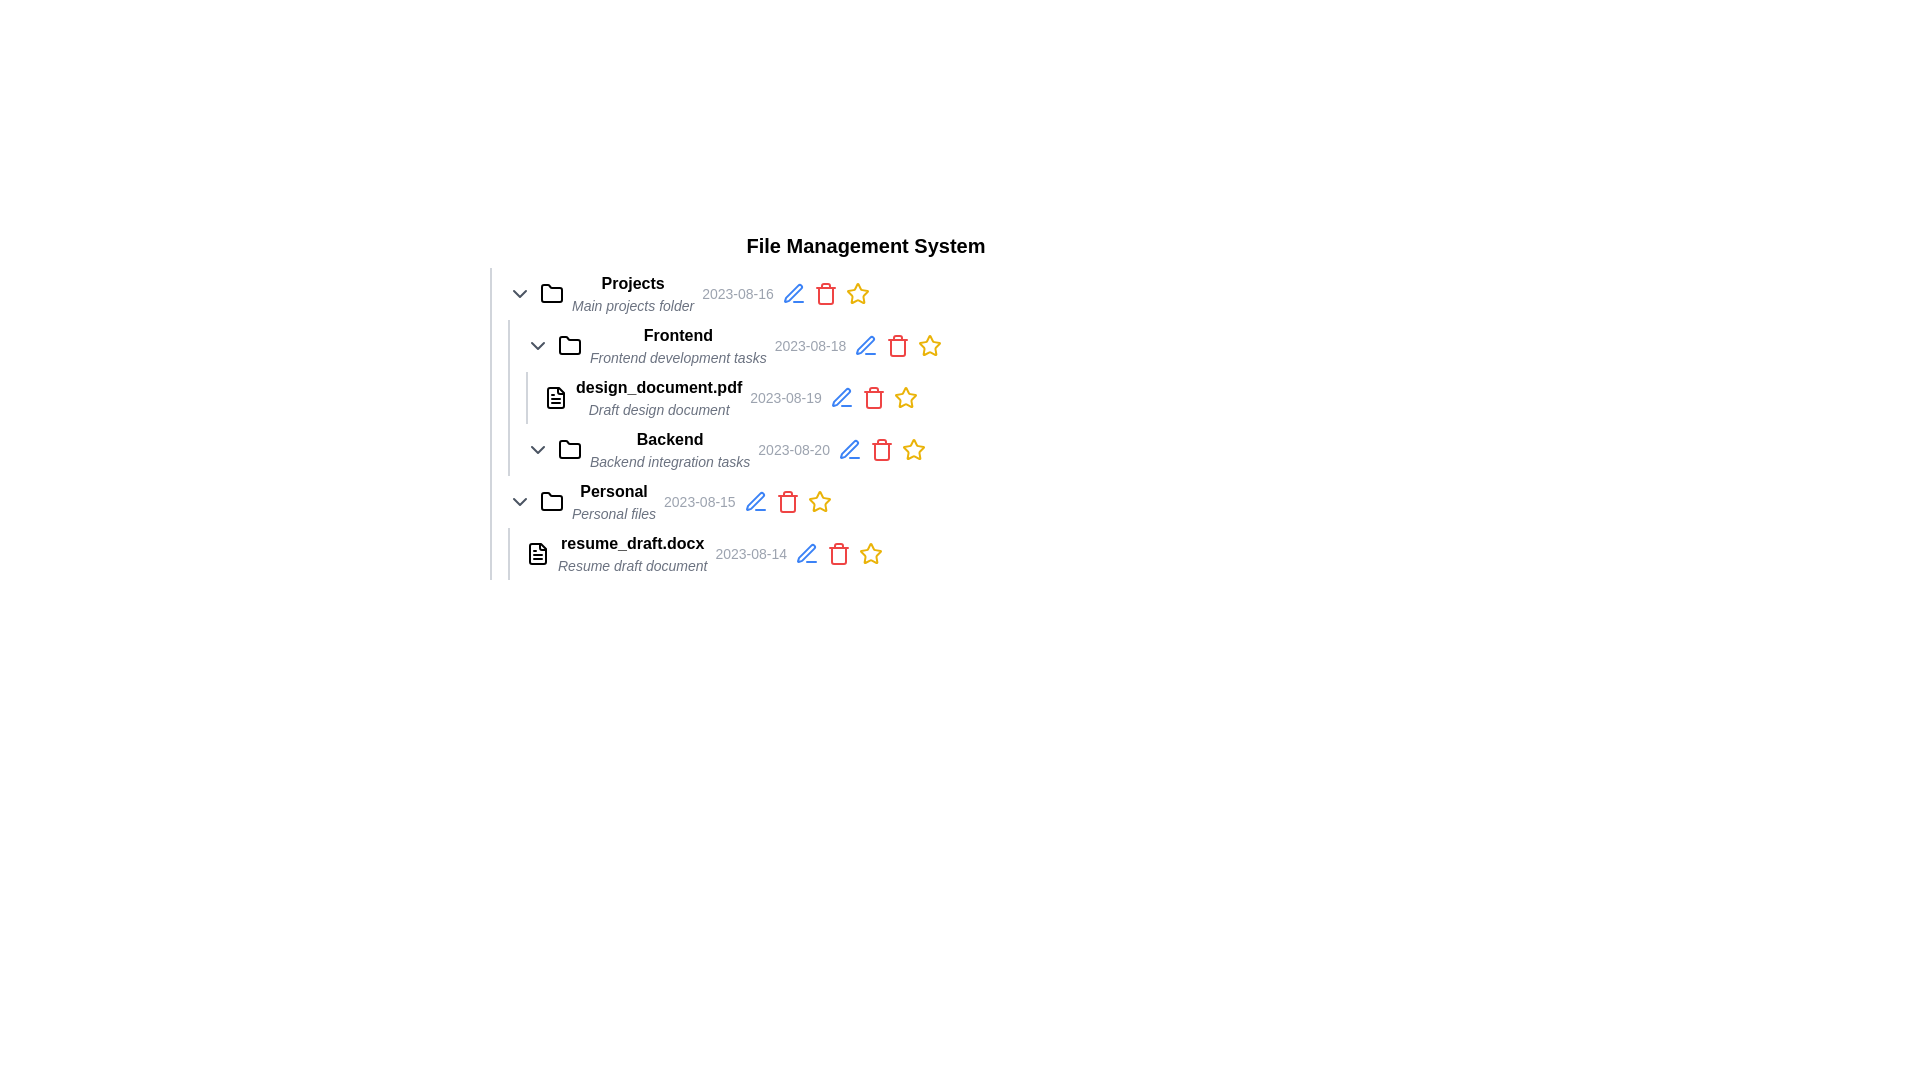 The width and height of the screenshot is (1920, 1080). I want to click on the Text label that displays 'Personal' in bold and 'Personal files' in italic light gray, located under the 'Backend' folder and above 'resume_draft.docx', so click(613, 500).